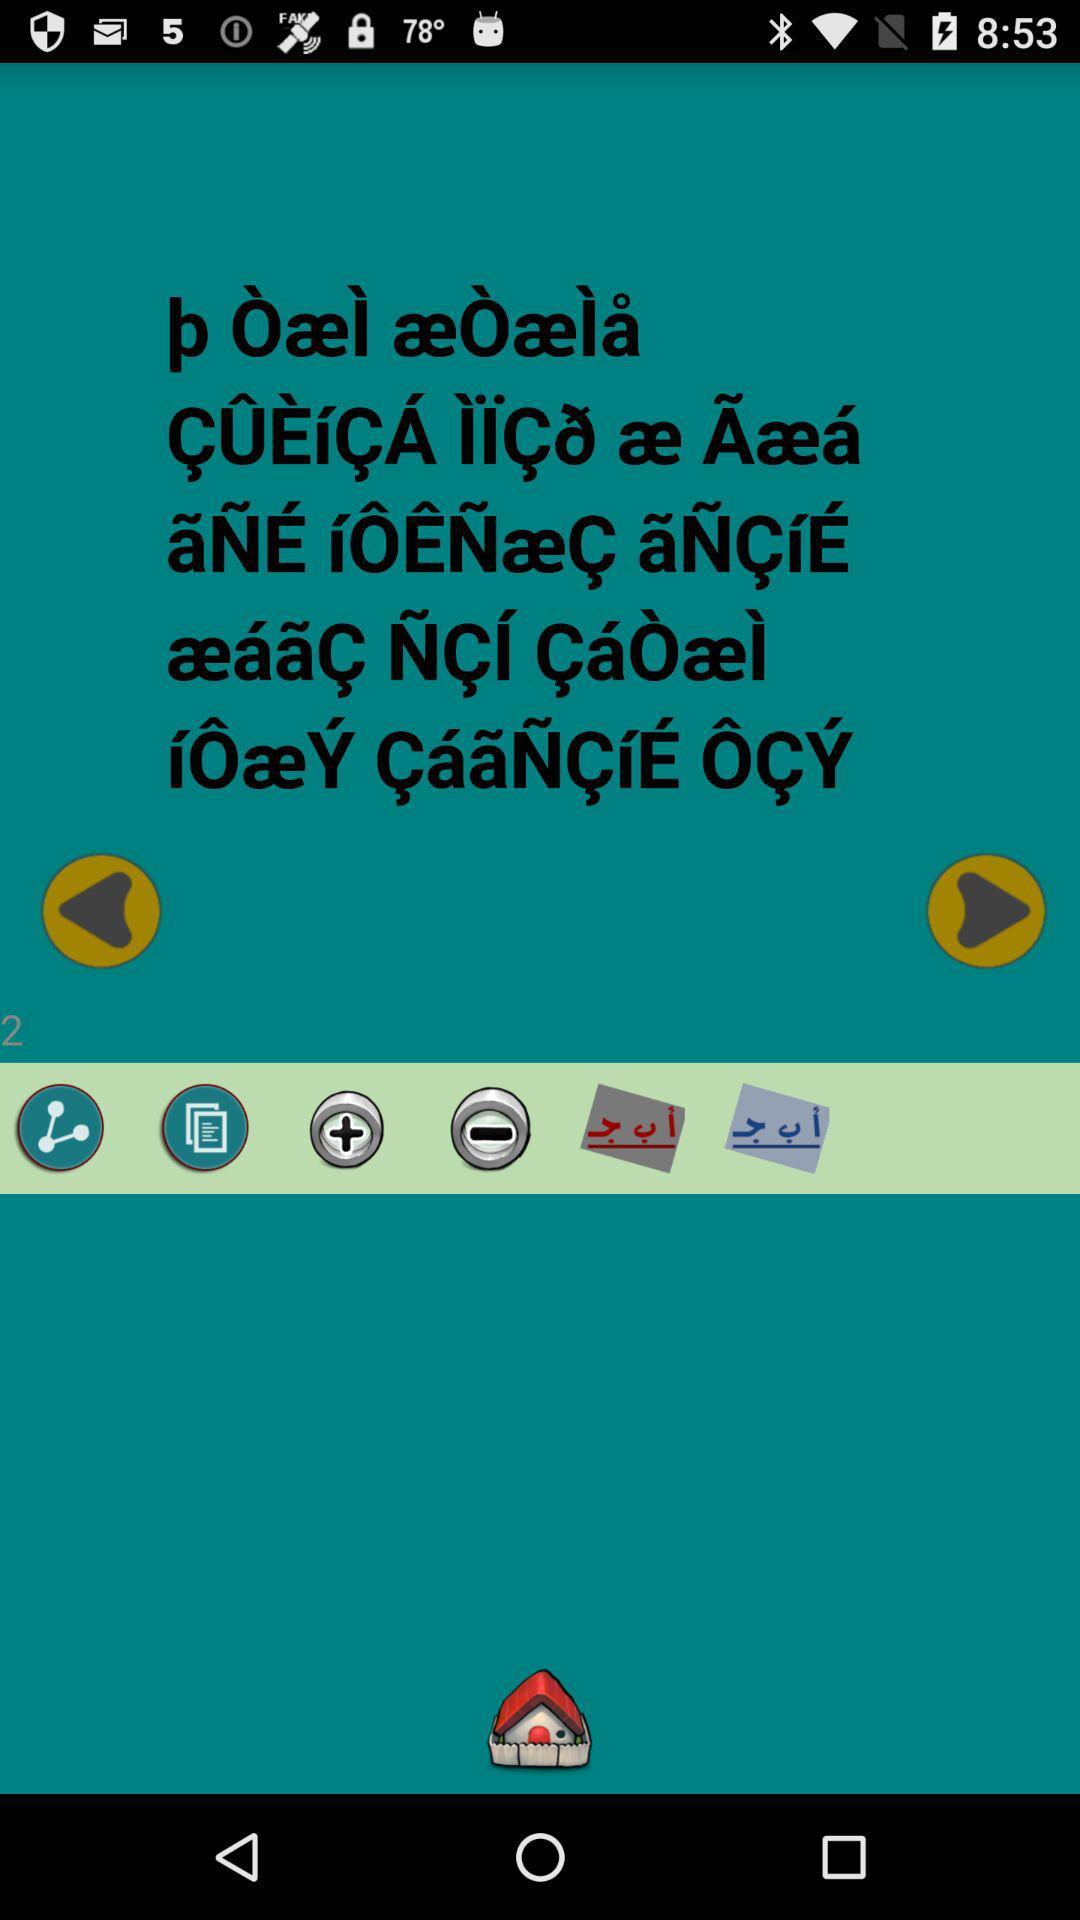 This screenshot has width=1080, height=1920. I want to click on the add icon, so click(345, 1207).